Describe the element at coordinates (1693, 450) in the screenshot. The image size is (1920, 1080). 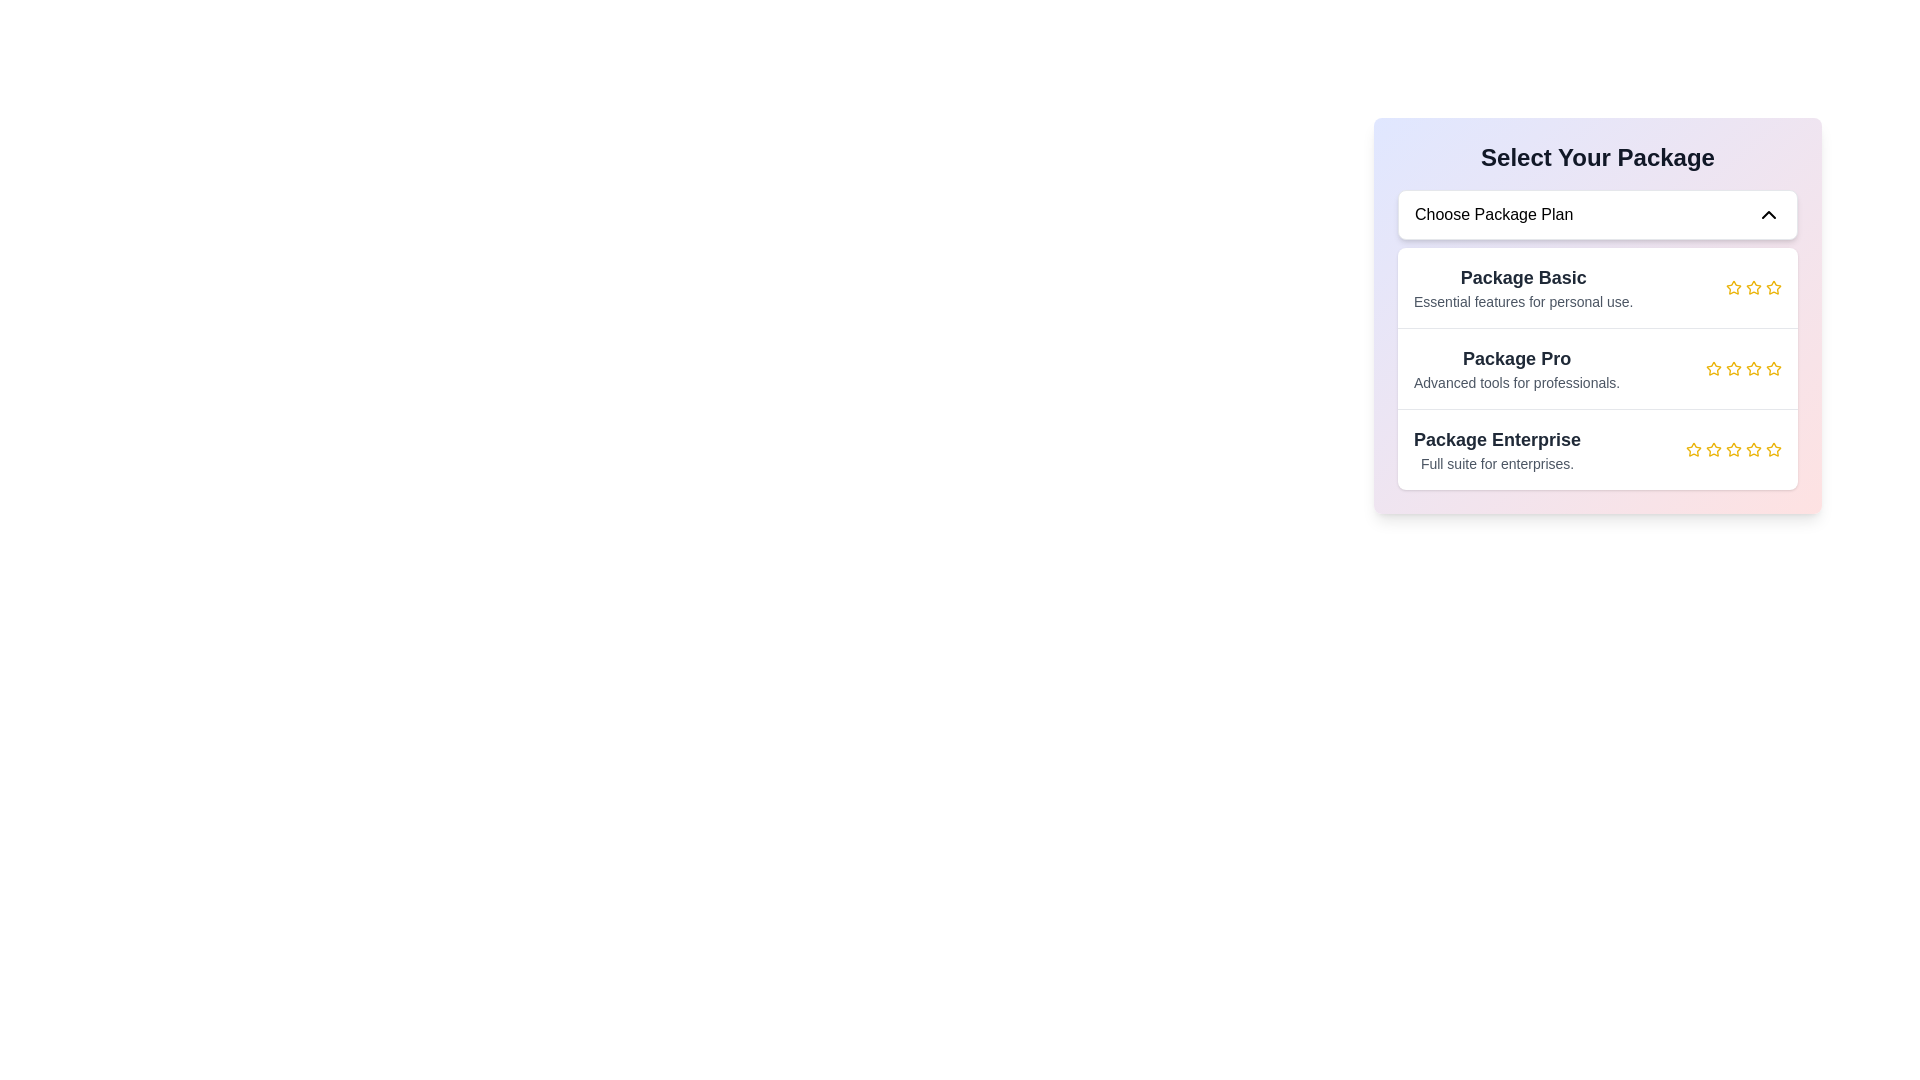
I see `the first star-shaped icon in the row to rate it, located to the right of the 'Package Enterprise' plan description` at that location.